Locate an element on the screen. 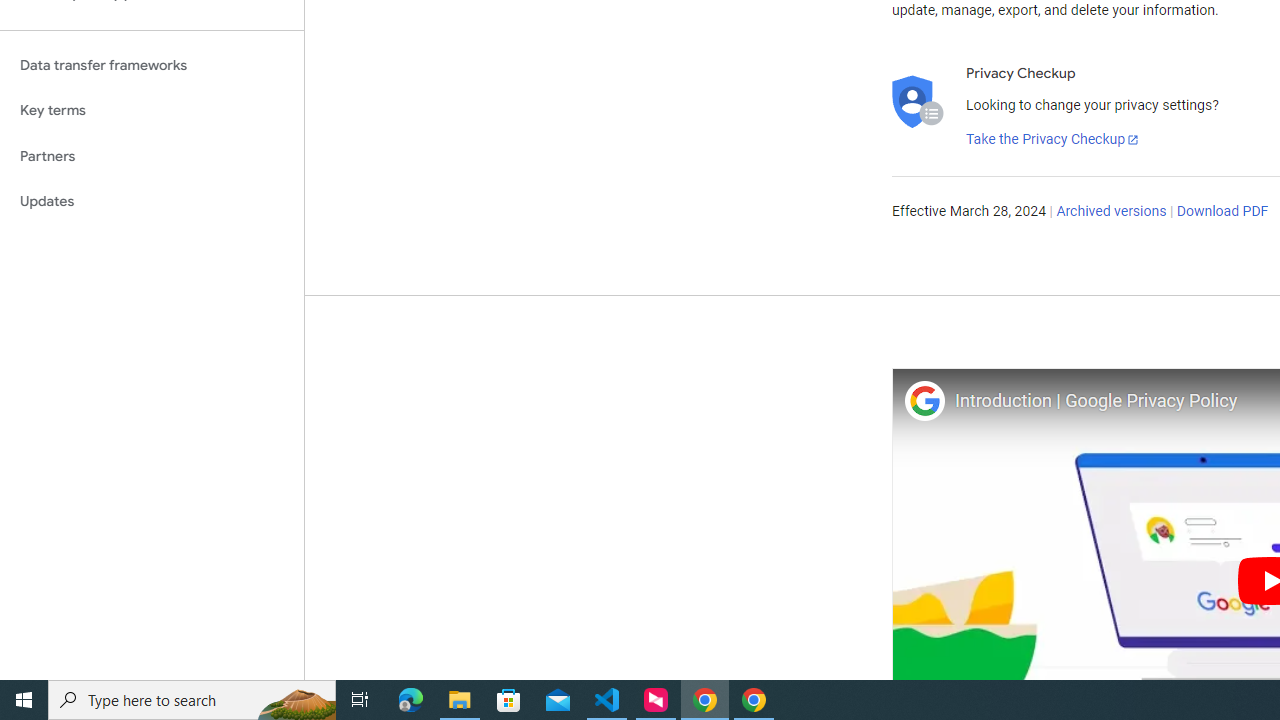  'Download PDF' is located at coordinates (1221, 212).